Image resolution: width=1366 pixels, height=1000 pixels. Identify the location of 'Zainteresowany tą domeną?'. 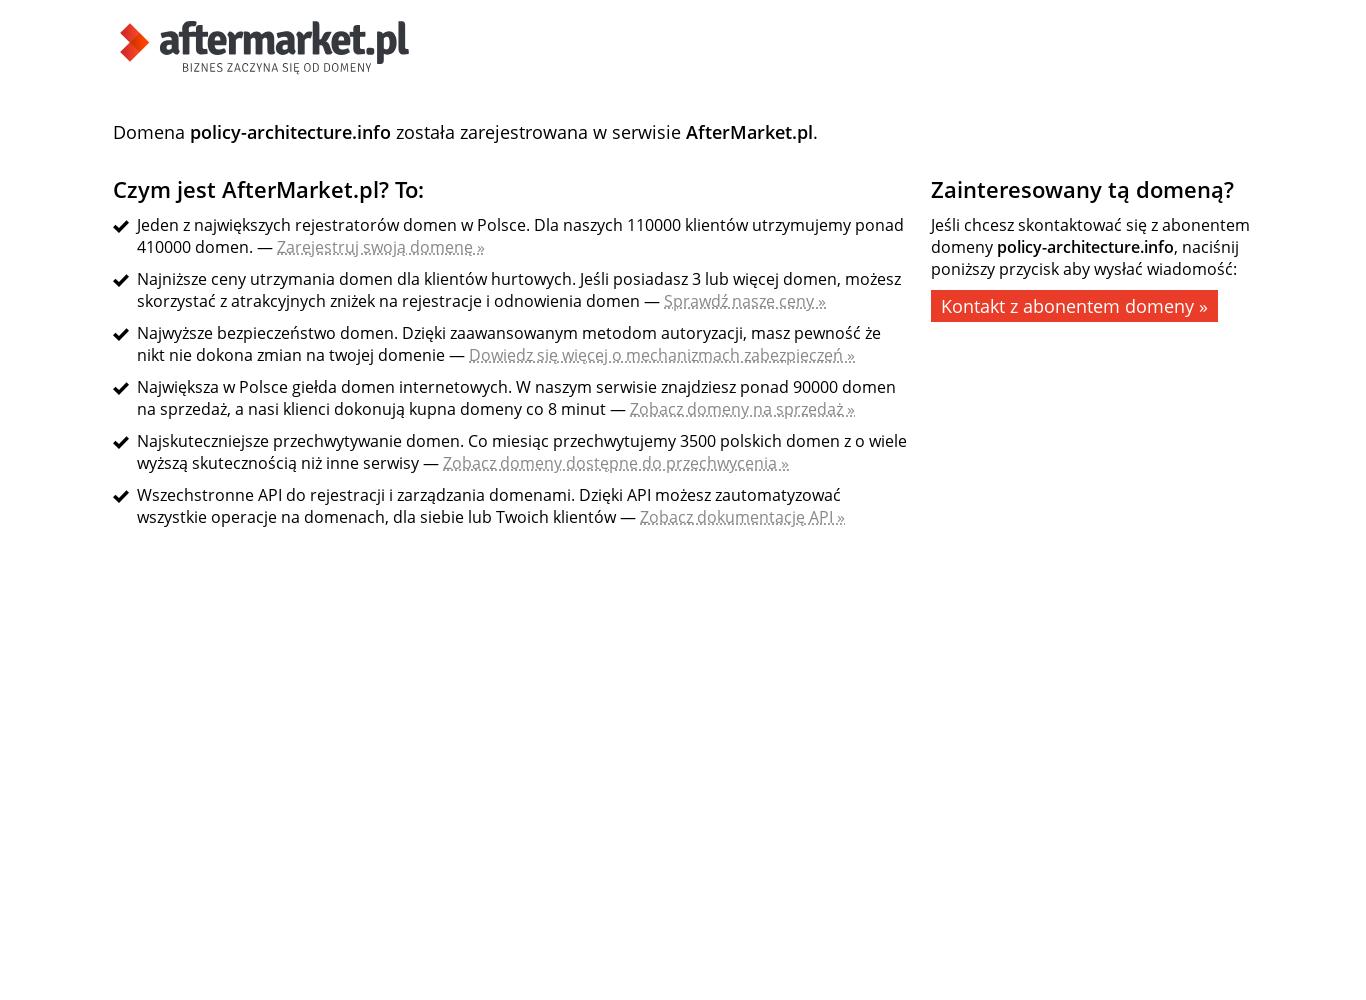
(931, 188).